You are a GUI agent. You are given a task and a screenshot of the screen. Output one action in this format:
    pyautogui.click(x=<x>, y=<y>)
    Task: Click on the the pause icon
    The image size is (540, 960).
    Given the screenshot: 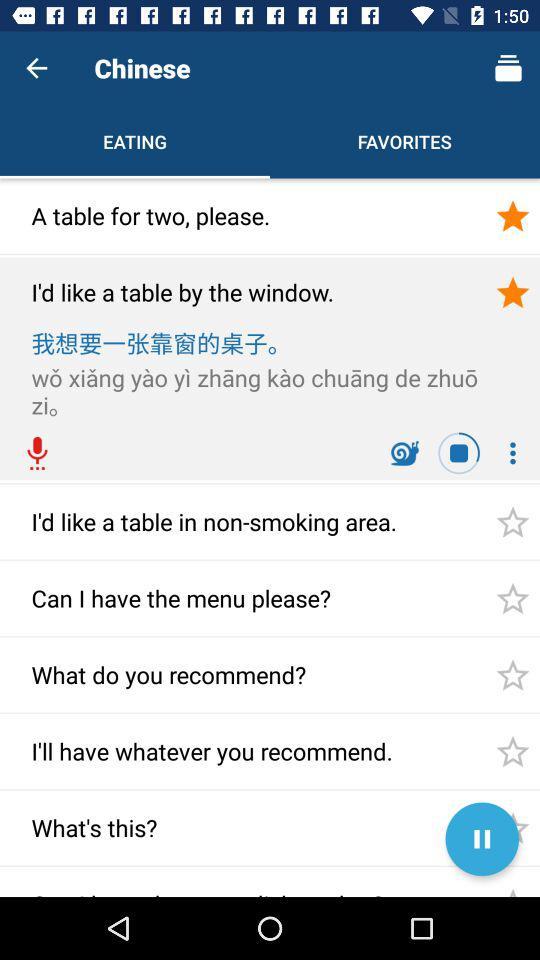 What is the action you would take?
    pyautogui.click(x=481, y=839)
    